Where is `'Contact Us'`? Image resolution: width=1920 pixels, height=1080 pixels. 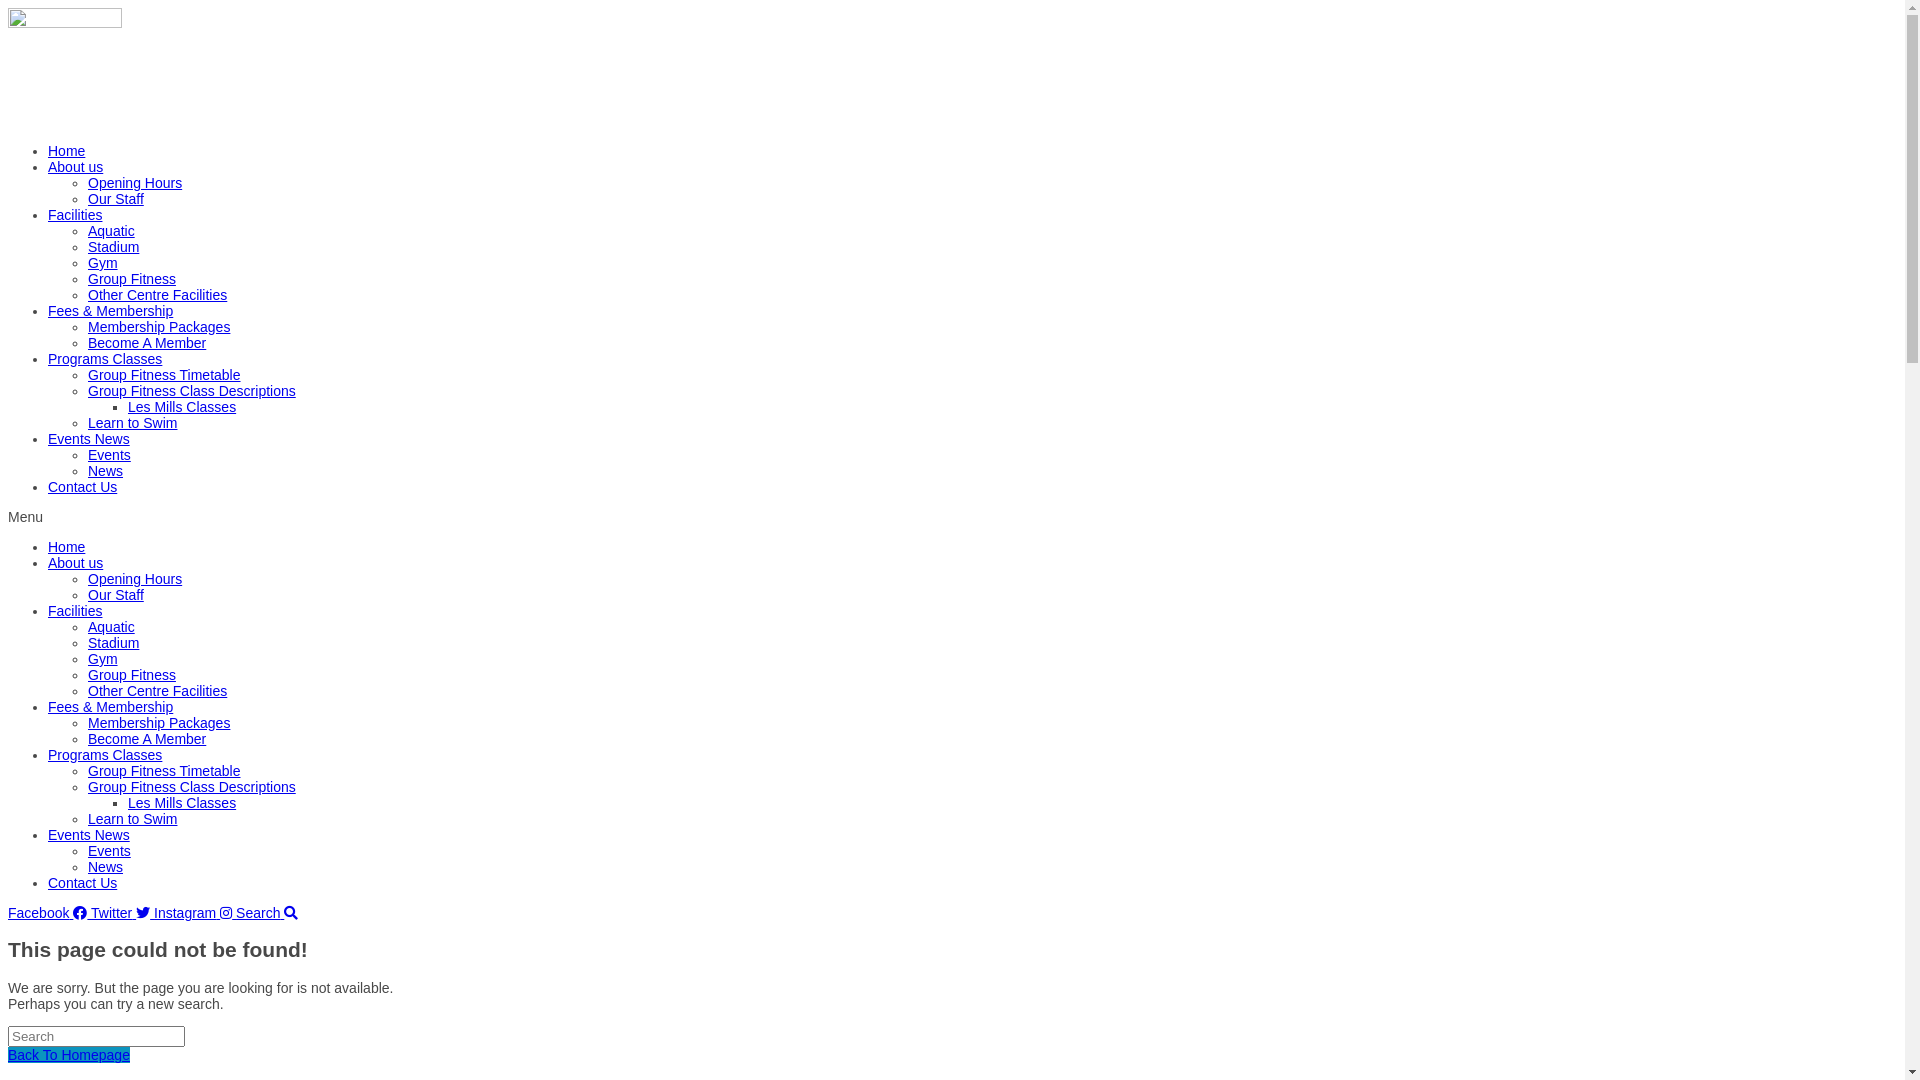 'Contact Us' is located at coordinates (48, 882).